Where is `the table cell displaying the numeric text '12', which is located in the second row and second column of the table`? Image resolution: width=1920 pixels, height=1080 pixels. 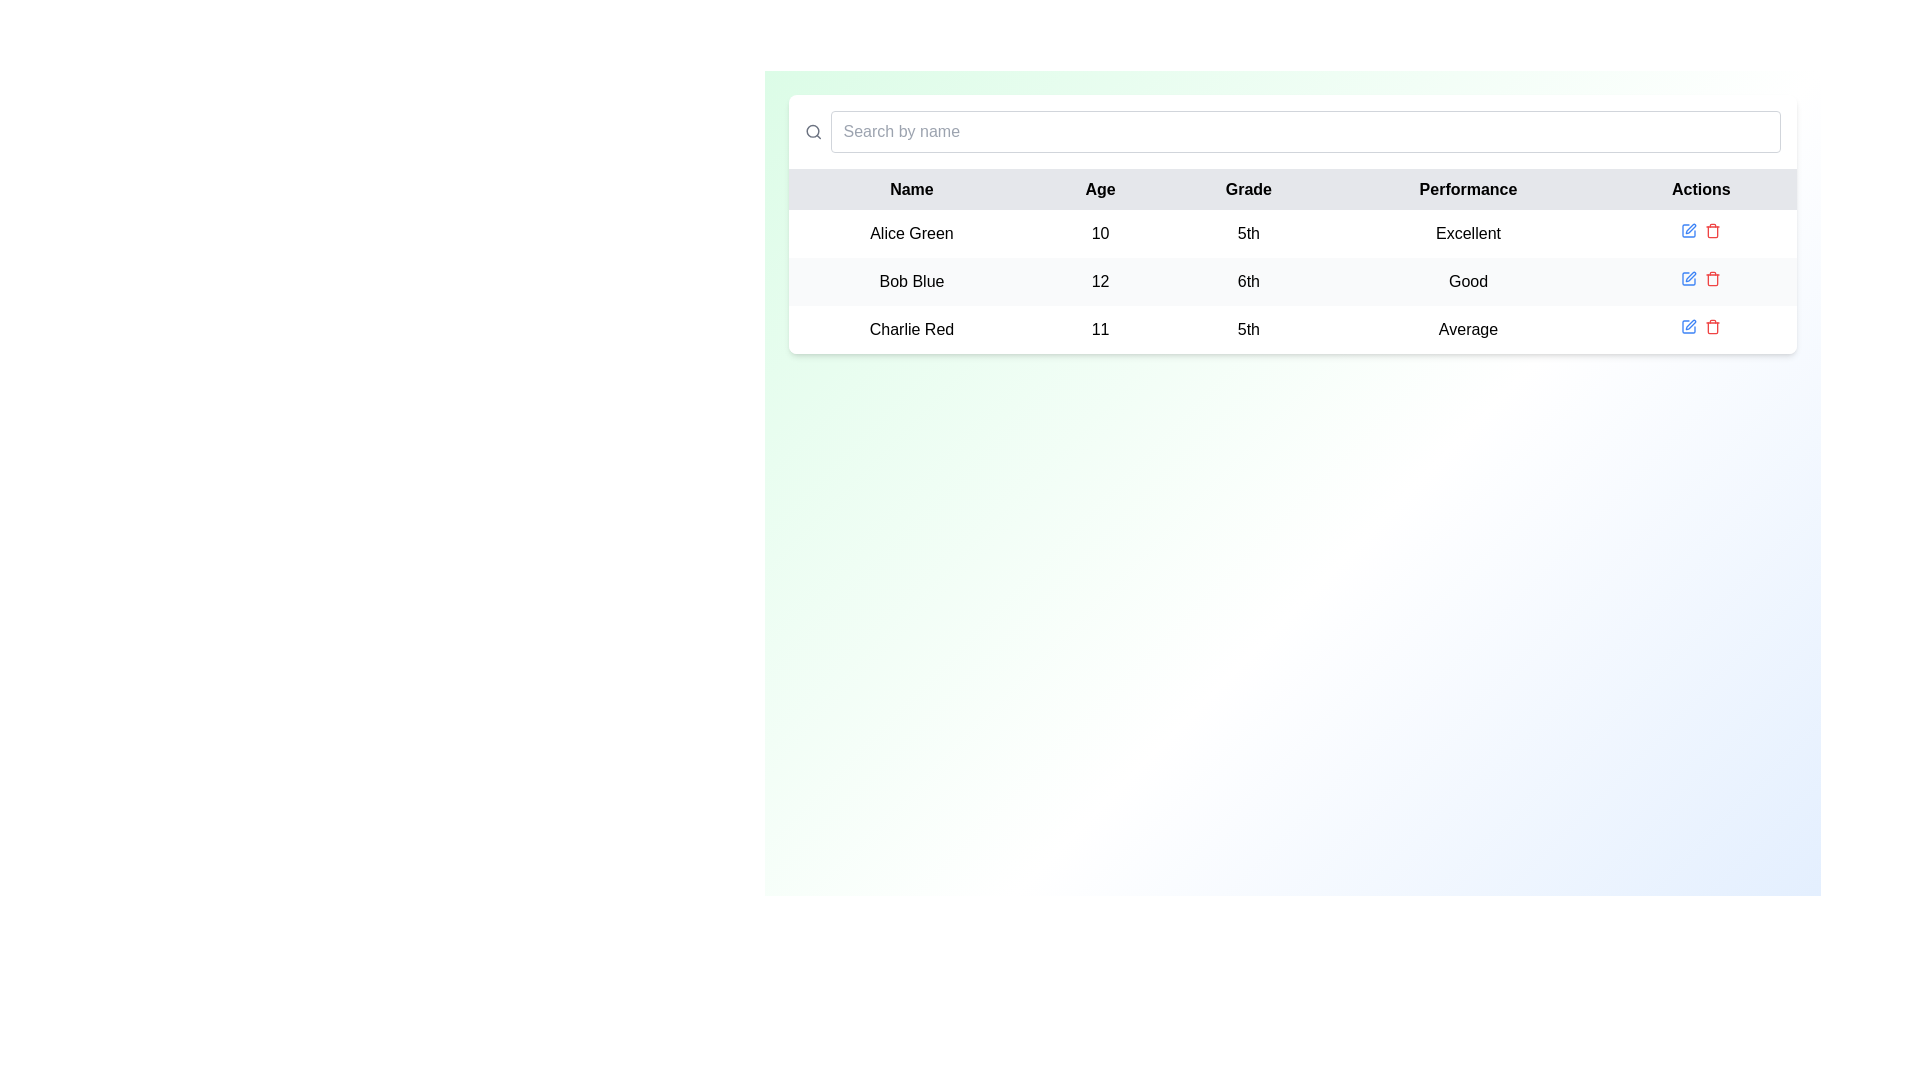
the table cell displaying the numeric text '12', which is located in the second row and second column of the table is located at coordinates (1099, 281).